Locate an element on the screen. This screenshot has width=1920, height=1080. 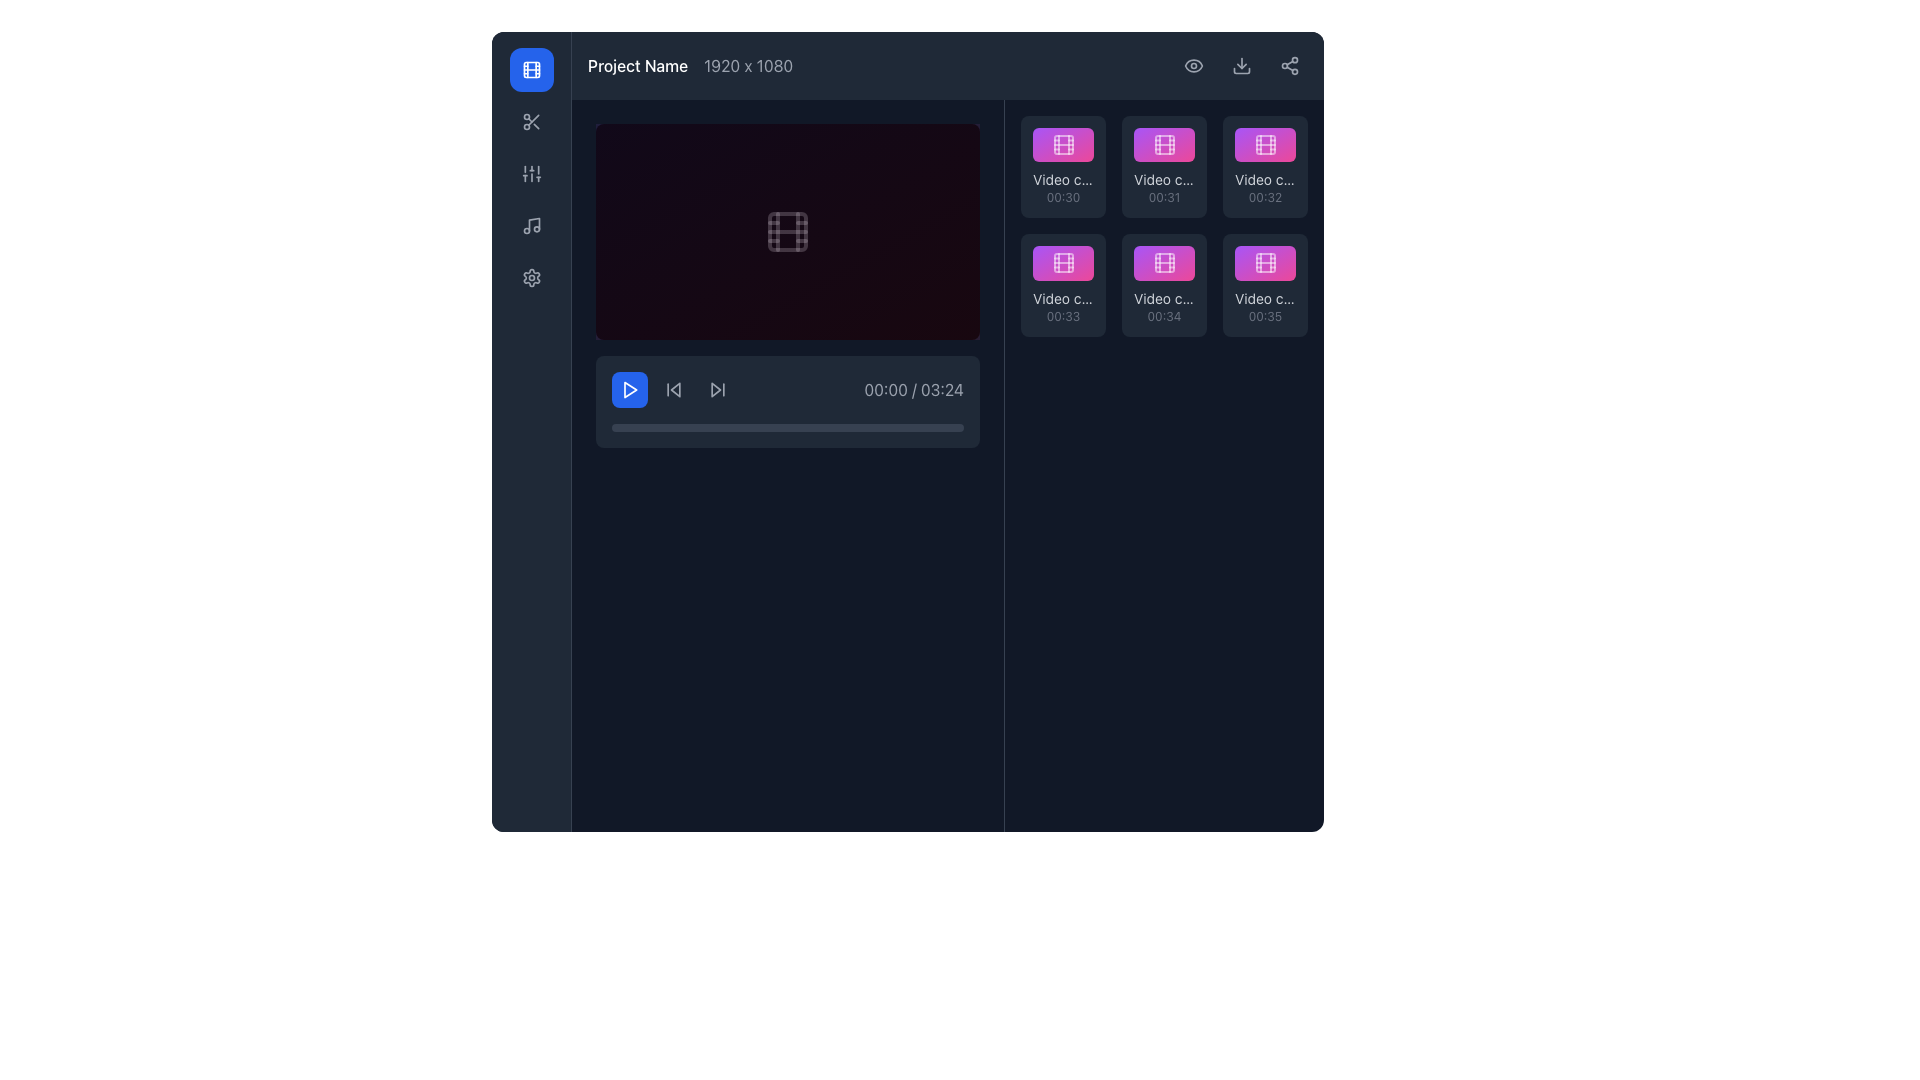
the play button icon located within a blue circular button on the left side of the media control bar is located at coordinates (628, 389).